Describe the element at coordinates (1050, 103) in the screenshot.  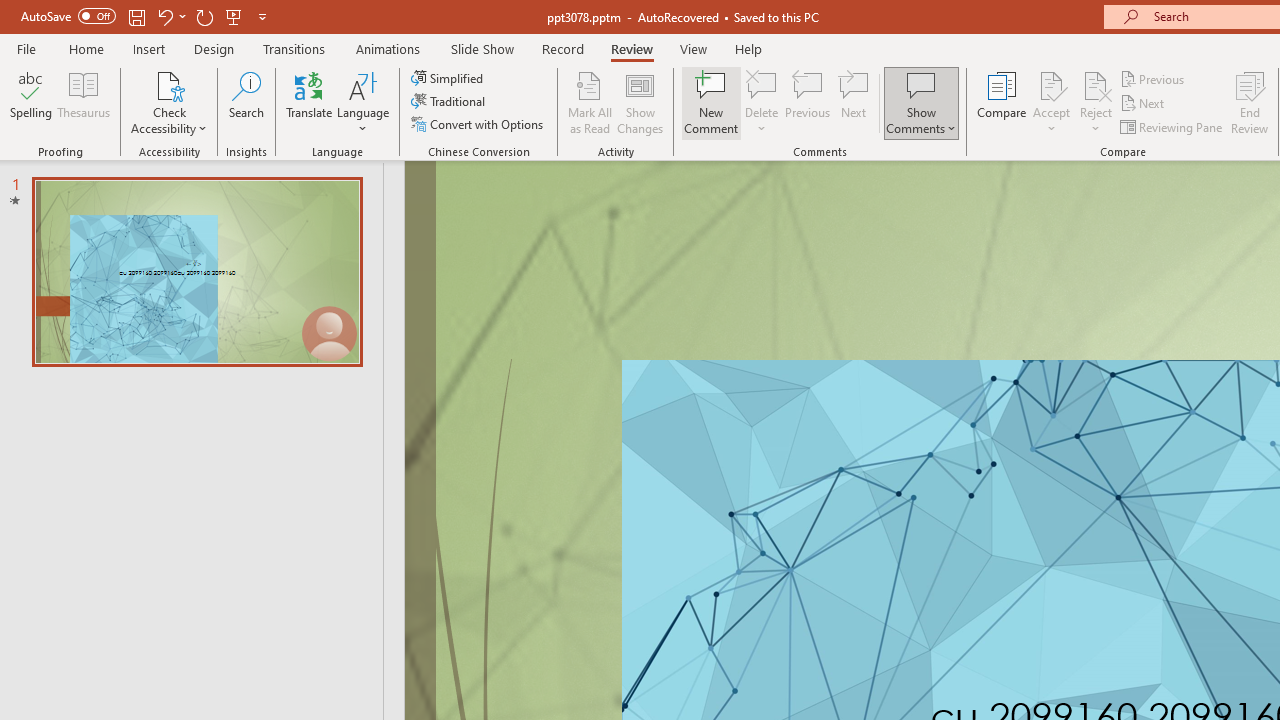
I see `'Accept'` at that location.